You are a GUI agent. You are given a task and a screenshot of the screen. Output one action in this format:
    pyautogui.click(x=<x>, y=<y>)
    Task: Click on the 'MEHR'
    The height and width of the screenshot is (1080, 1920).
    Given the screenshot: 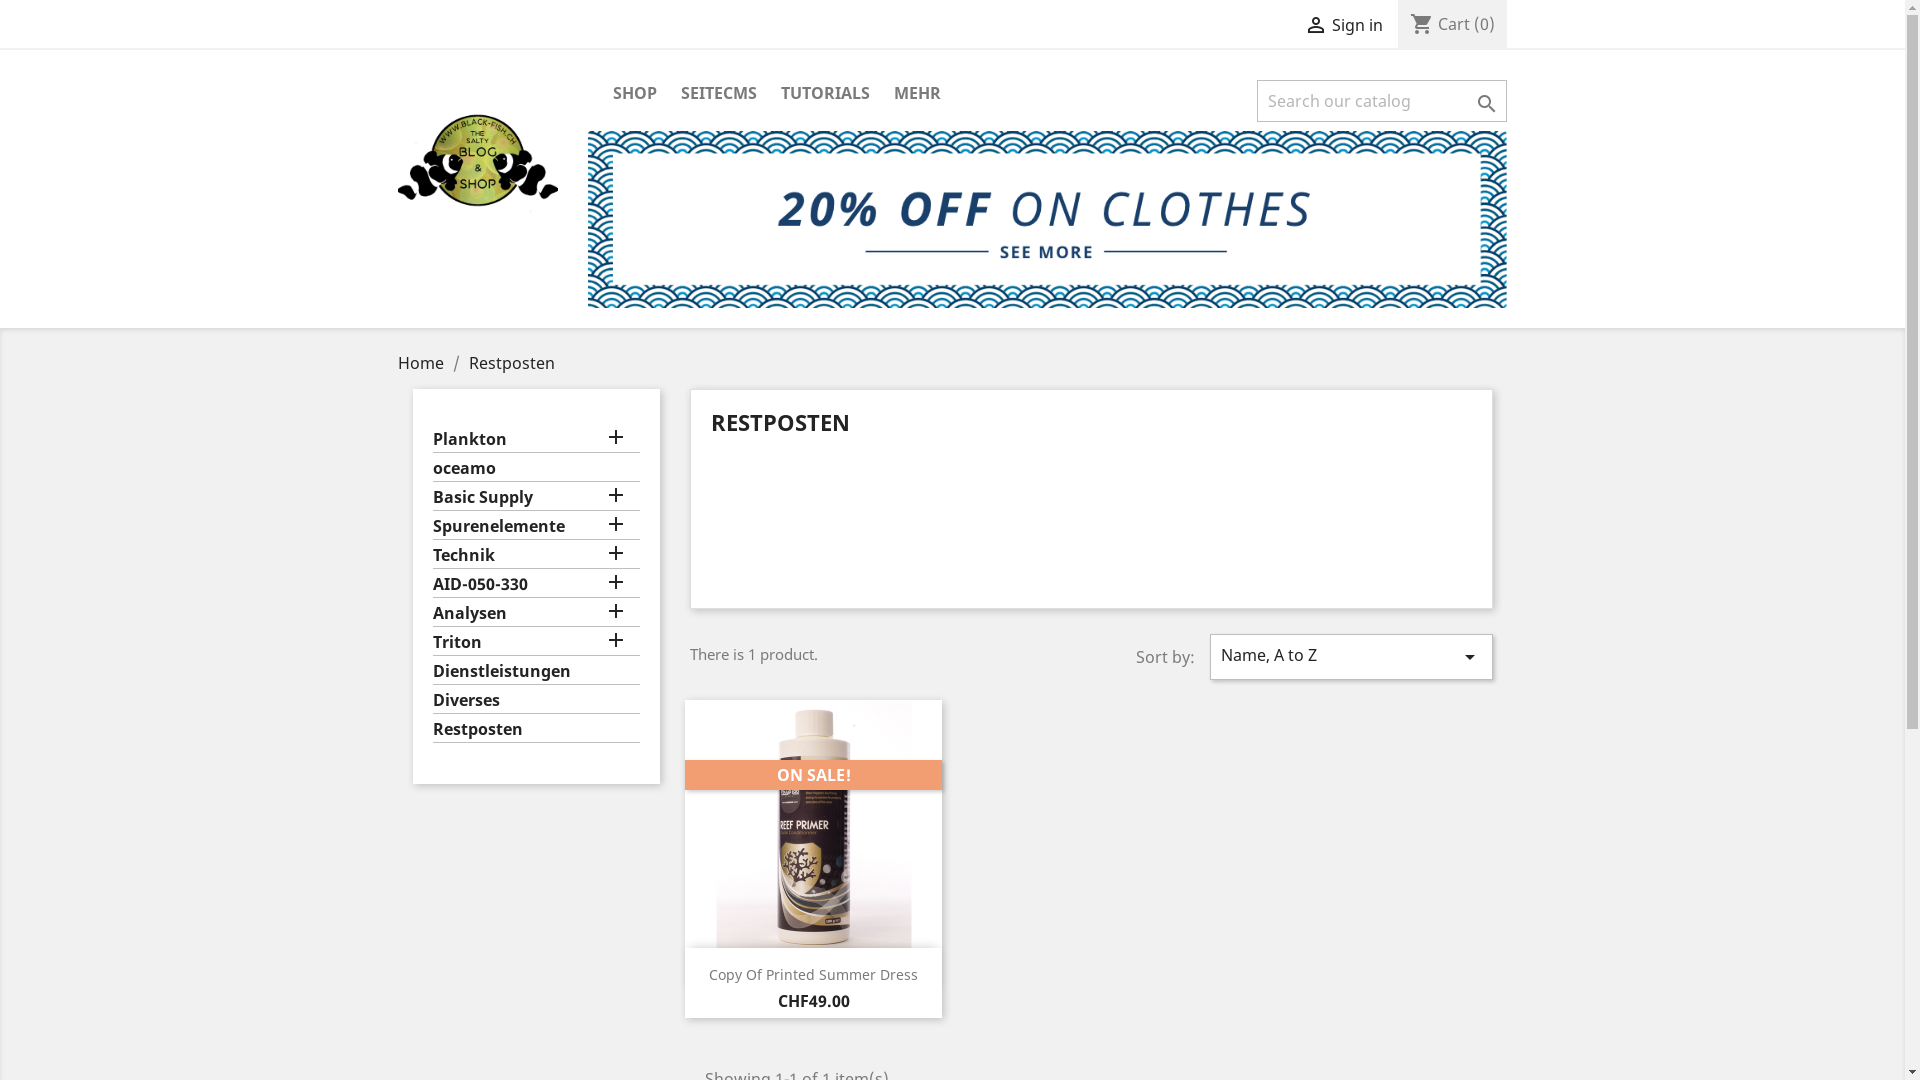 What is the action you would take?
    pyautogui.click(x=882, y=94)
    